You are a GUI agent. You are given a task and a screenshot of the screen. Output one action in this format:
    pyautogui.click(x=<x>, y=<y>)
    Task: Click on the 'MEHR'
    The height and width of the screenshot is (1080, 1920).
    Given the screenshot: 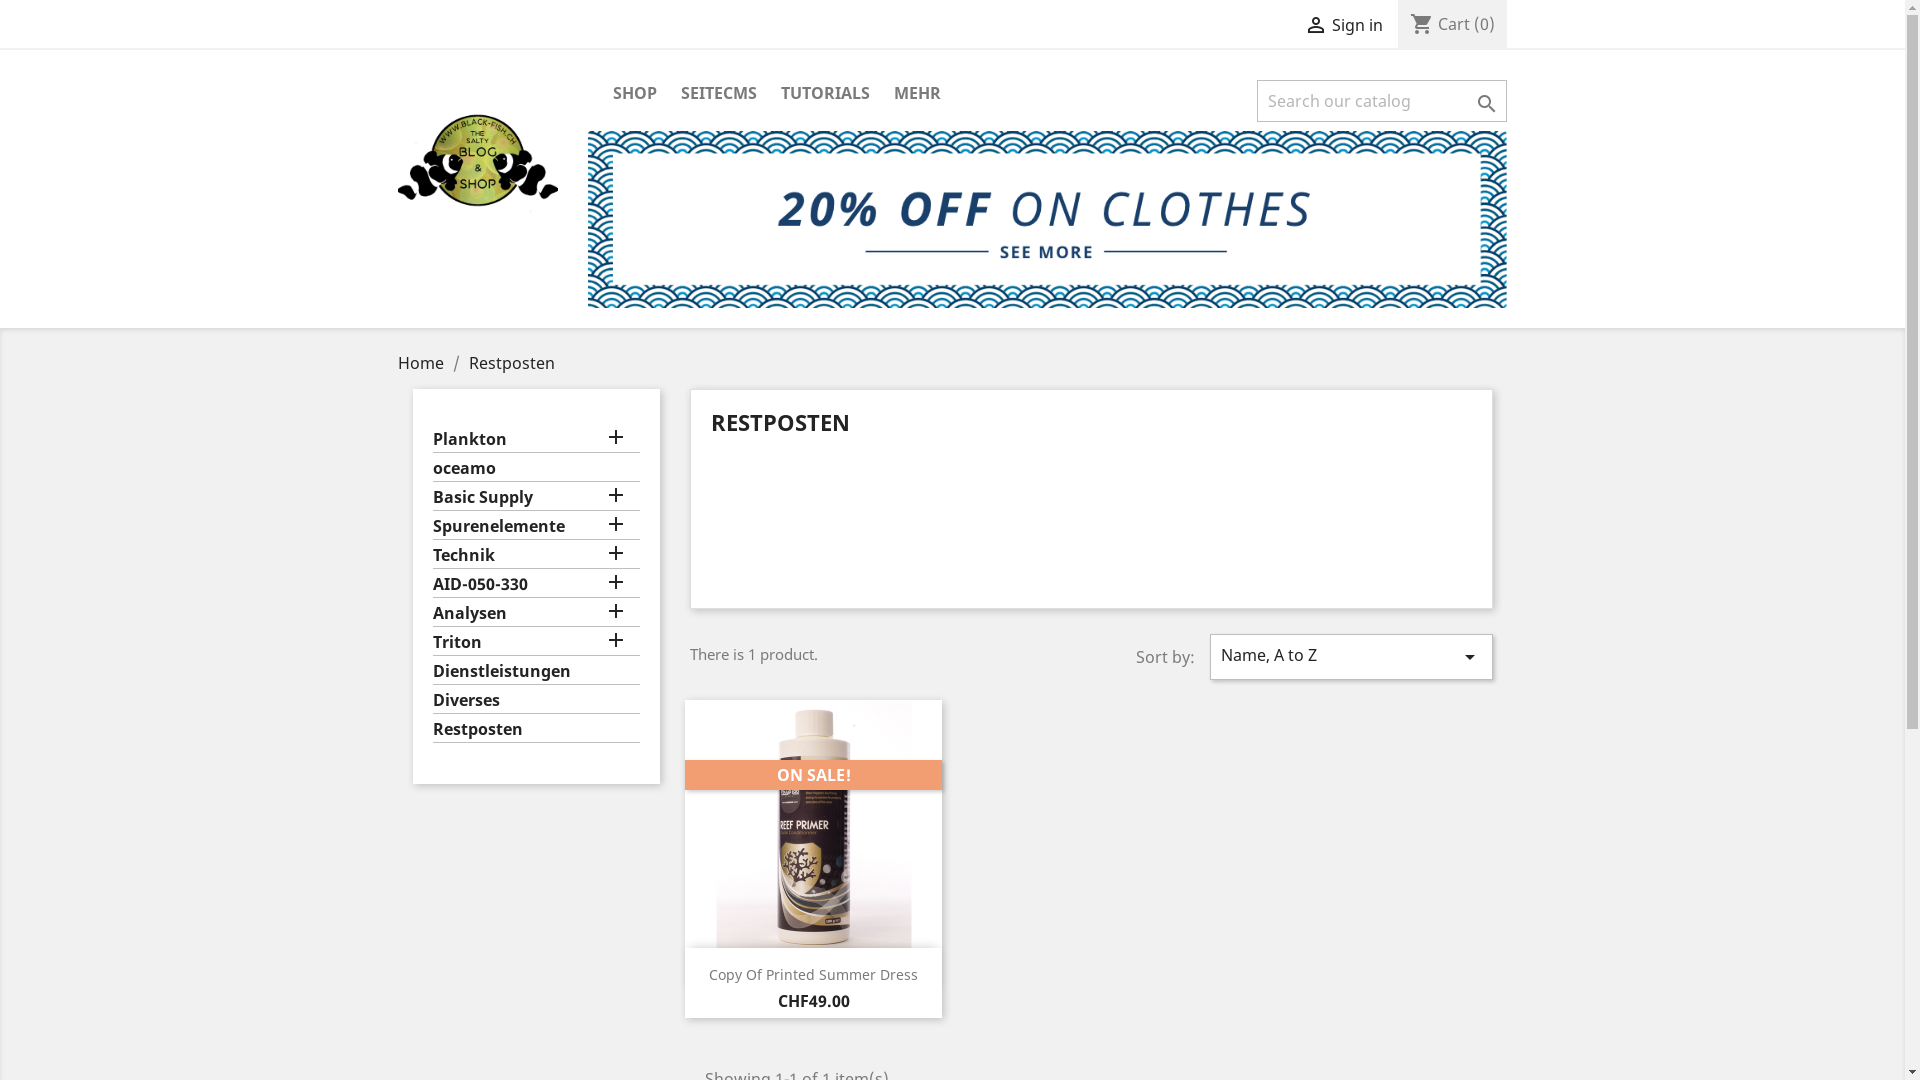 What is the action you would take?
    pyautogui.click(x=882, y=94)
    